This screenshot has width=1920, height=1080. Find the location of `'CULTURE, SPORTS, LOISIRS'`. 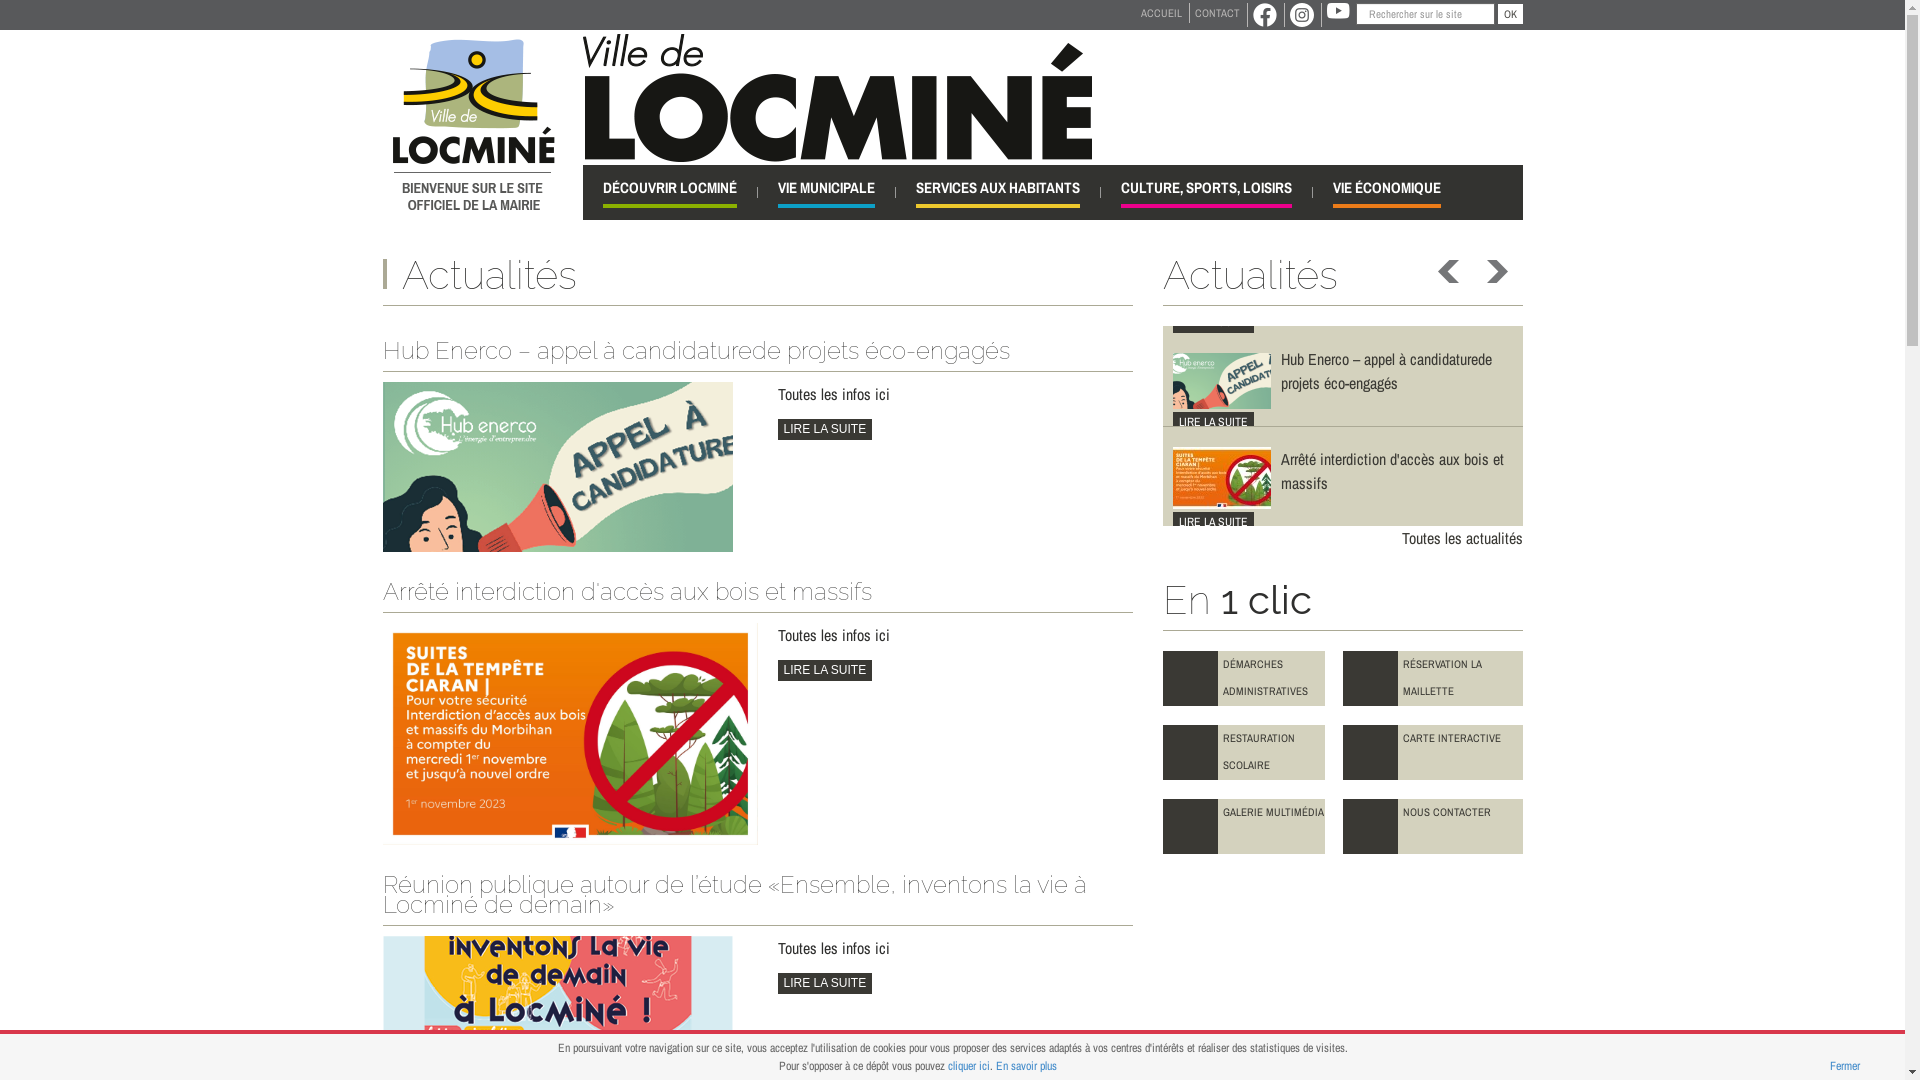

'CULTURE, SPORTS, LOISIRS' is located at coordinates (1204, 192).